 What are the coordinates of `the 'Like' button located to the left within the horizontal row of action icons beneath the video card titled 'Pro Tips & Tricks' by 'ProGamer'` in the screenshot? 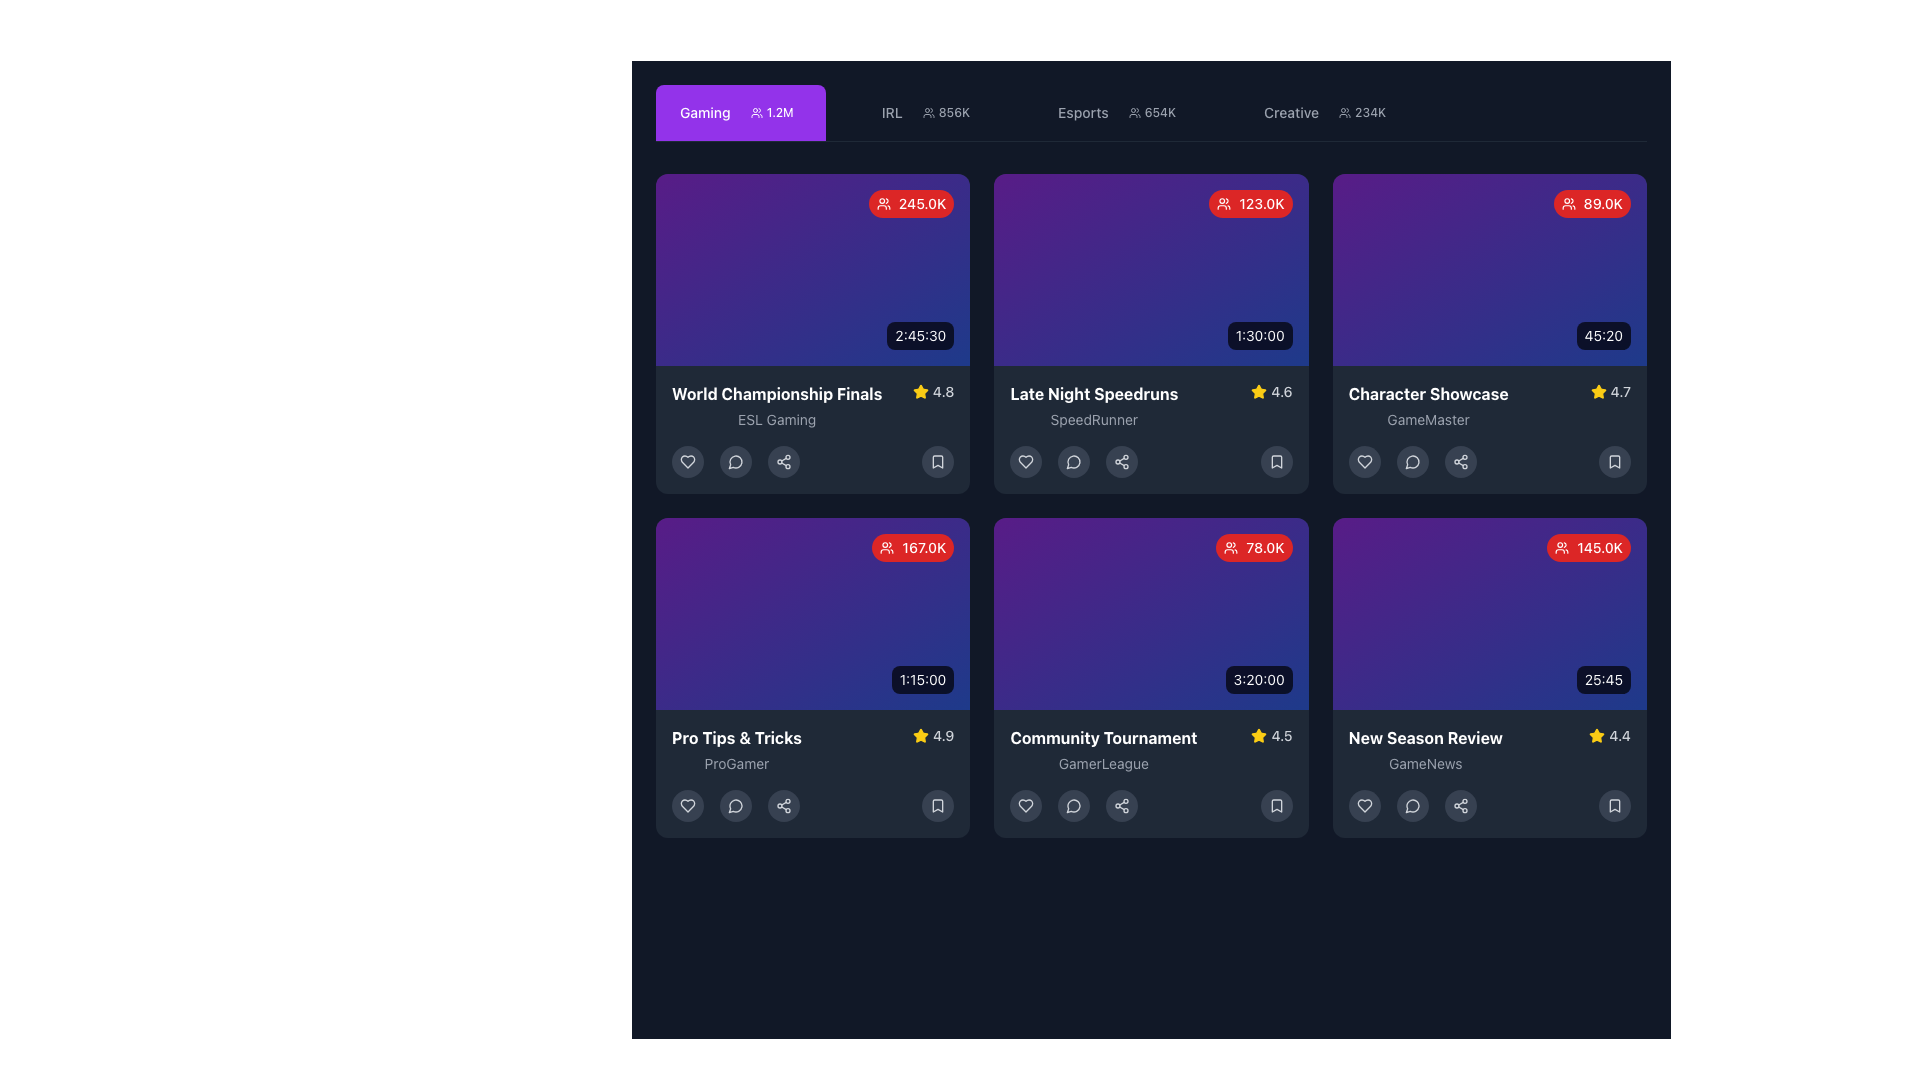 It's located at (687, 805).